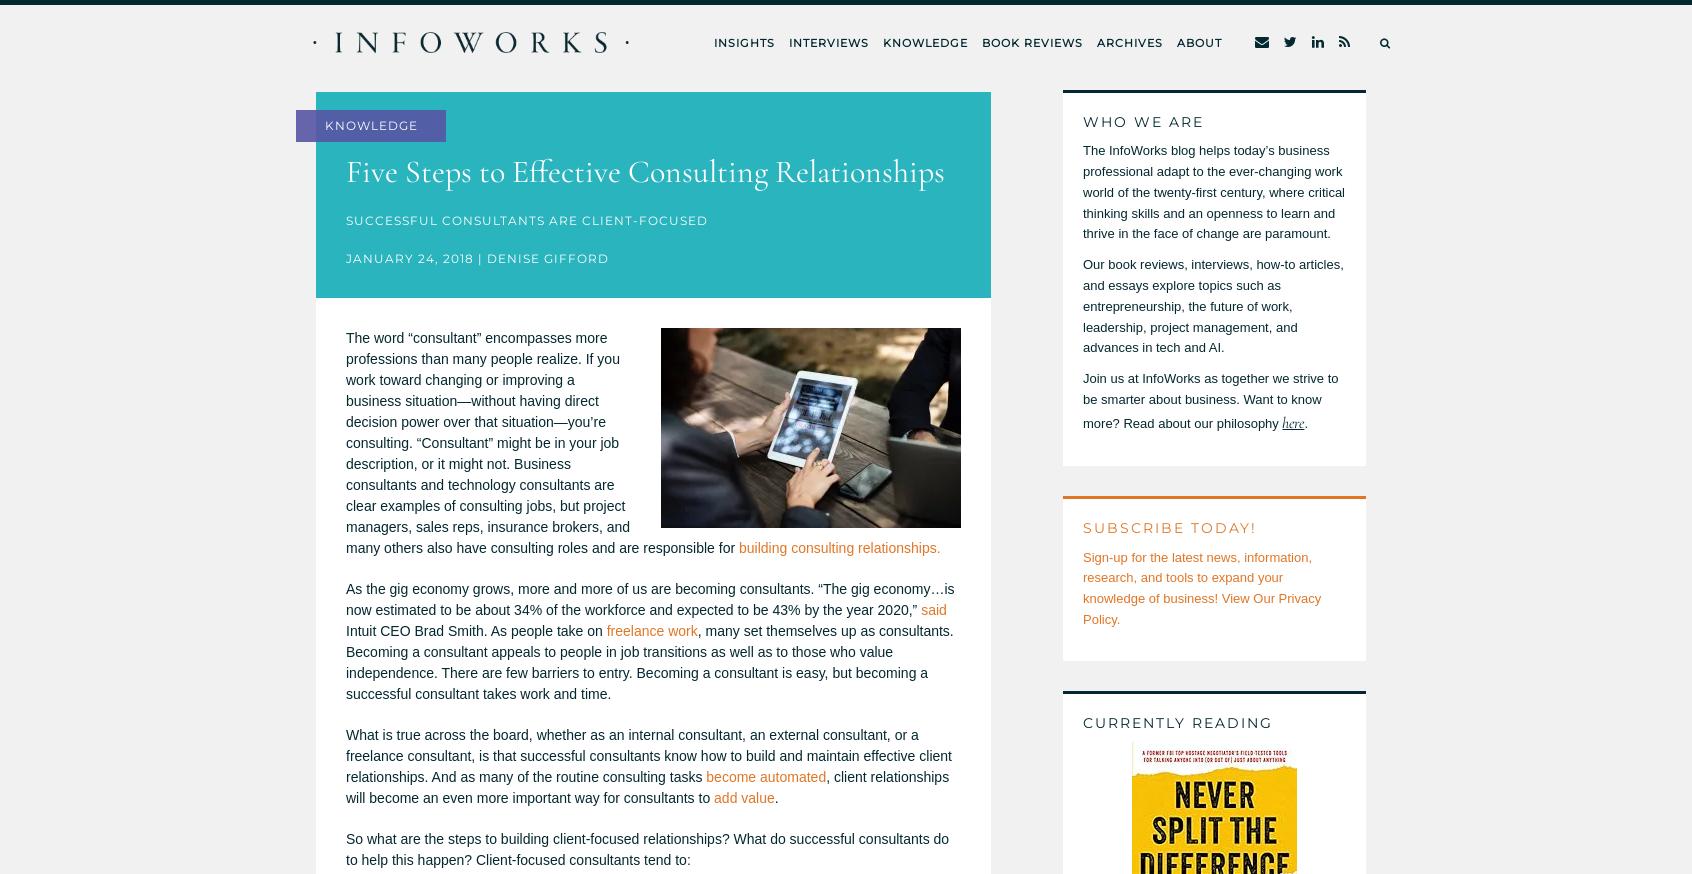 The width and height of the screenshot is (1692, 874). I want to click on 'View Our Privacy Policy.', so click(1201, 607).